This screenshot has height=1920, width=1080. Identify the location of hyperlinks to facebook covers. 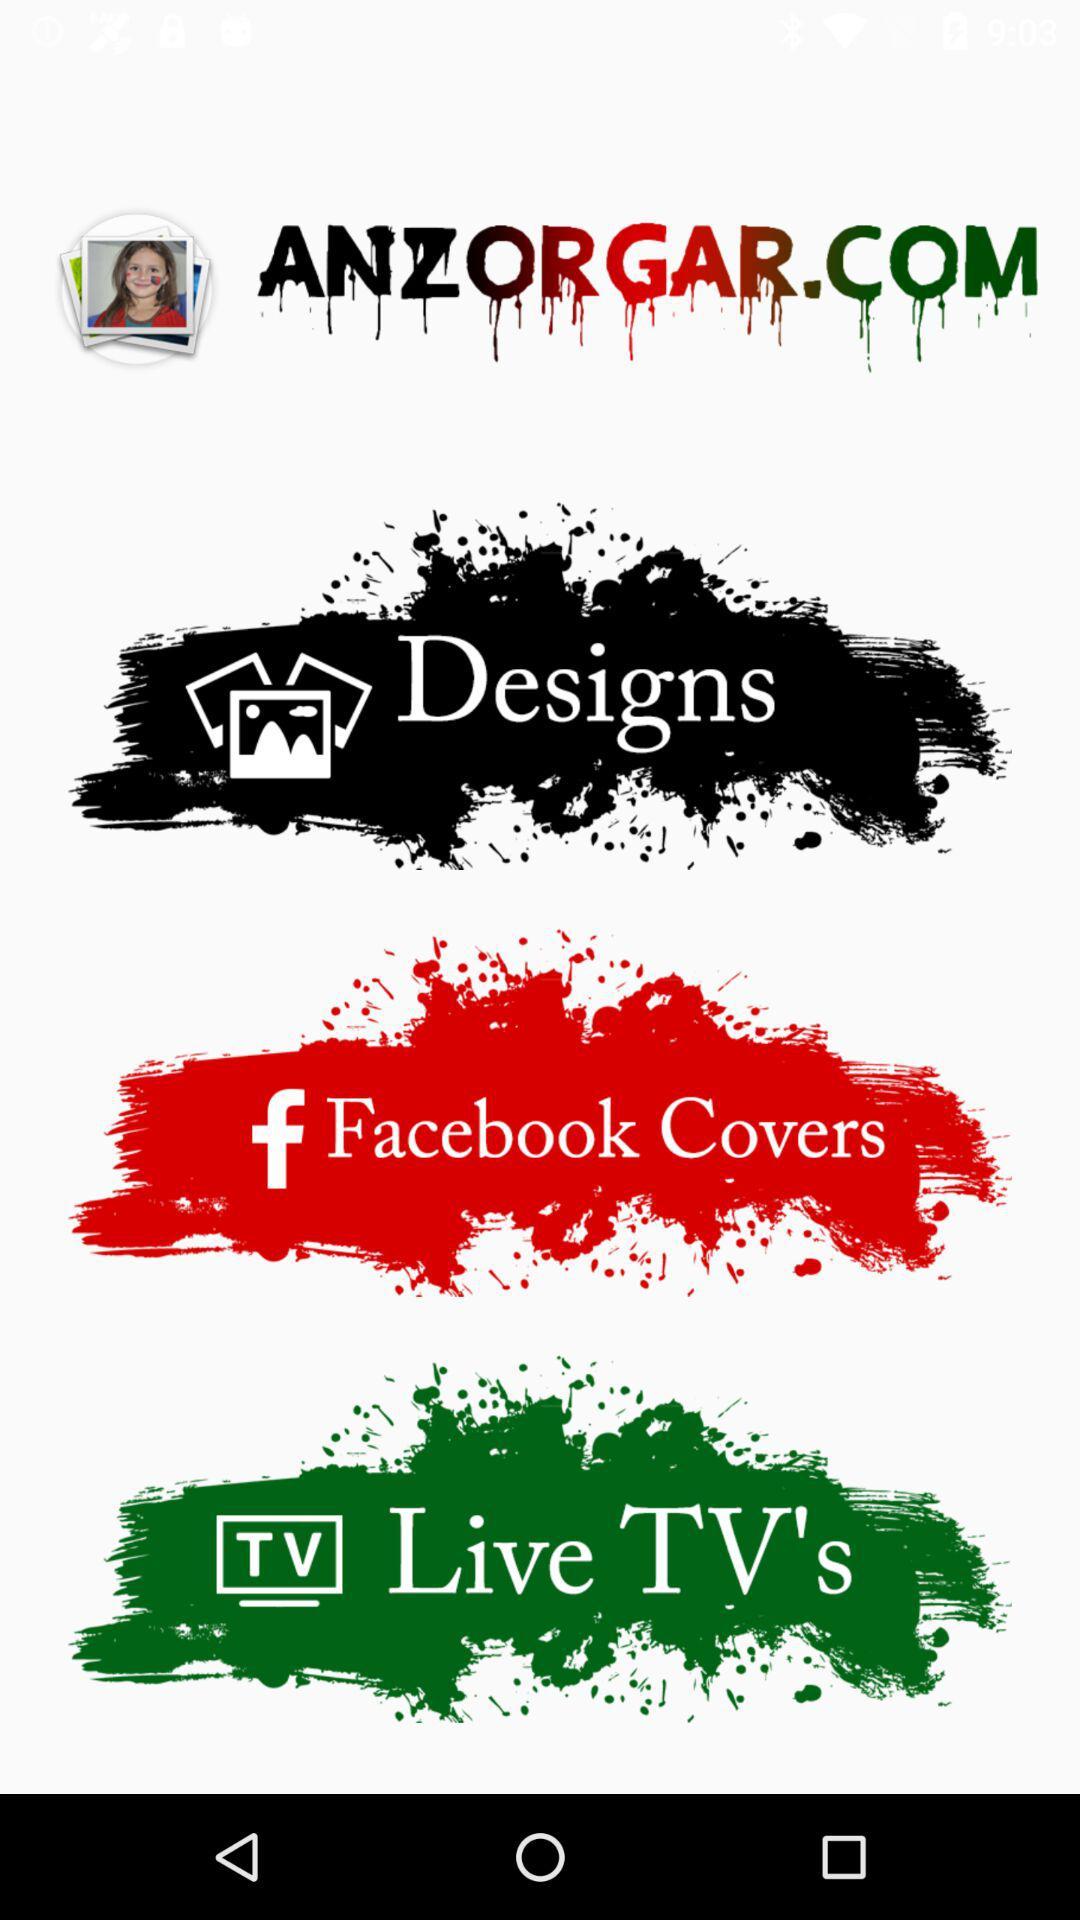
(540, 1111).